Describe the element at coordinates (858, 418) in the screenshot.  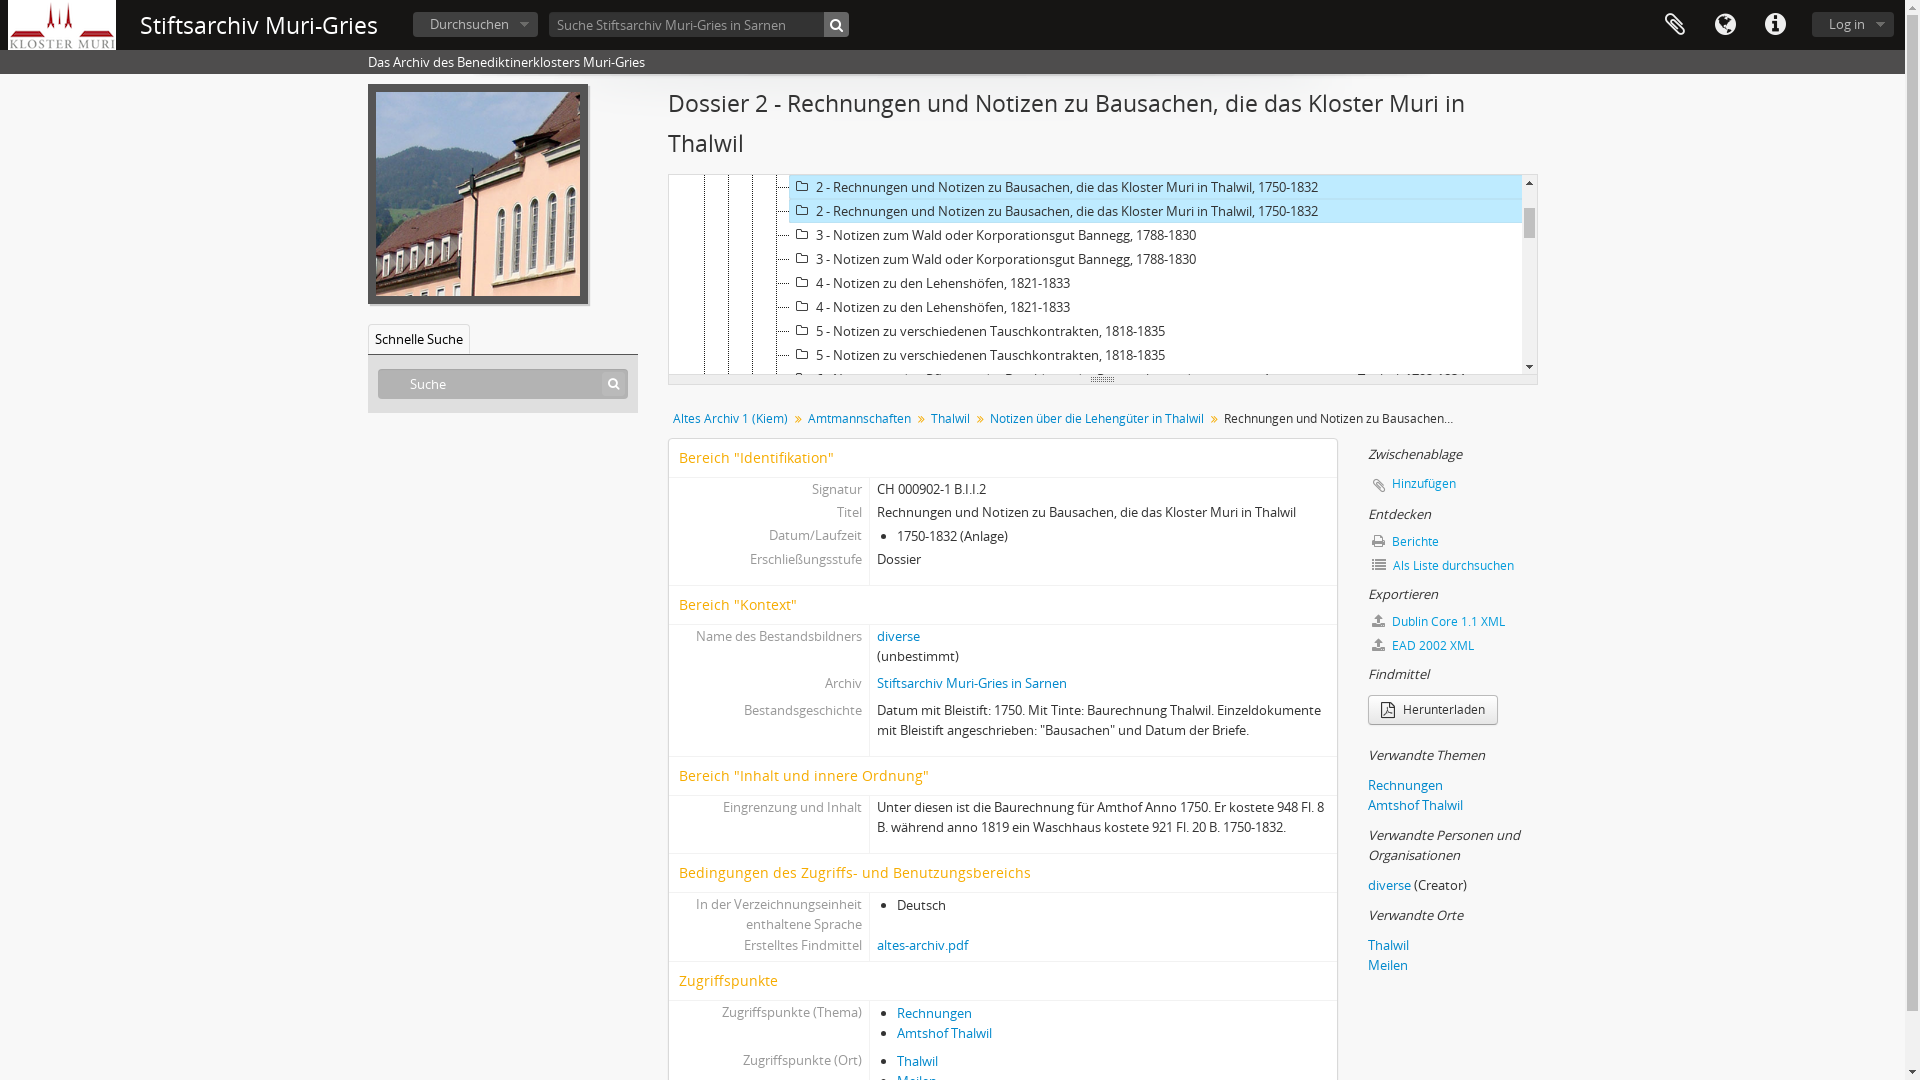
I see `'Amtmannschaften'` at that location.